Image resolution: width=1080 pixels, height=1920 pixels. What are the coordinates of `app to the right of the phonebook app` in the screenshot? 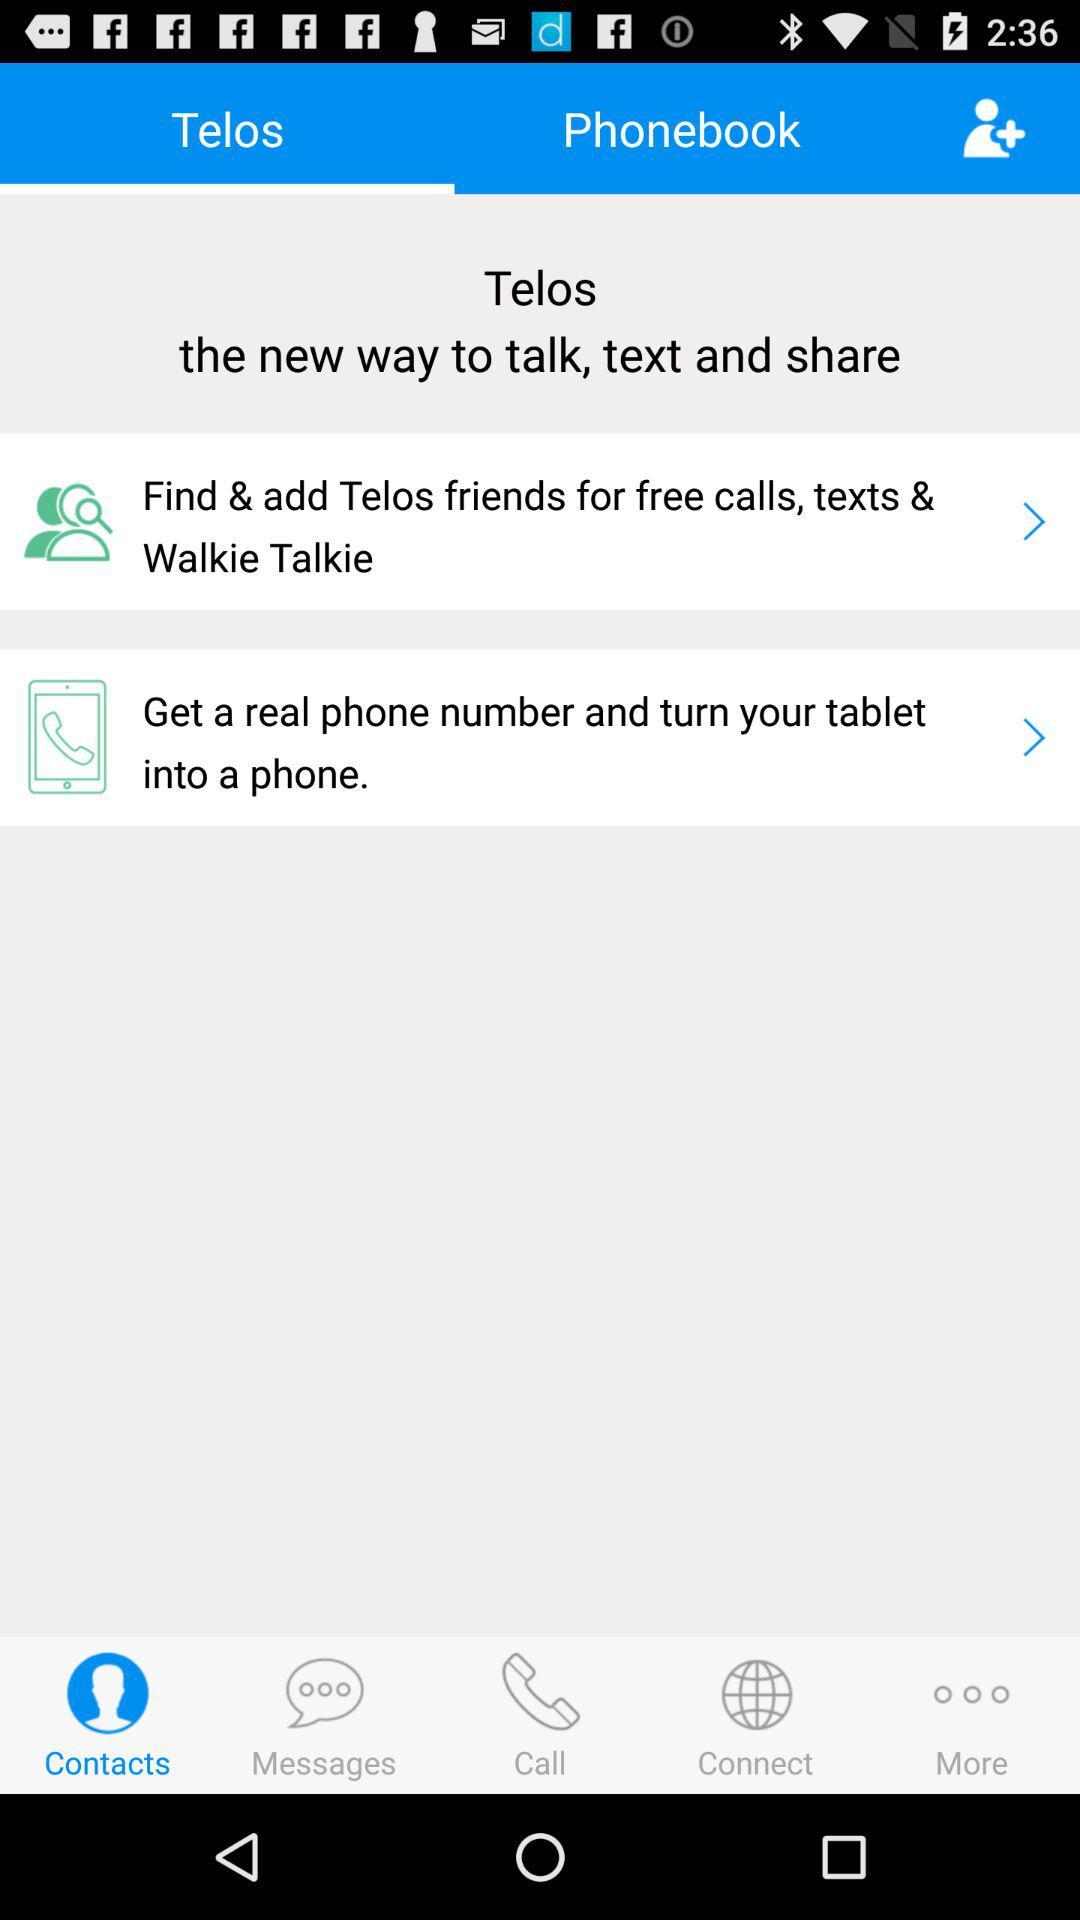 It's located at (1020, 127).